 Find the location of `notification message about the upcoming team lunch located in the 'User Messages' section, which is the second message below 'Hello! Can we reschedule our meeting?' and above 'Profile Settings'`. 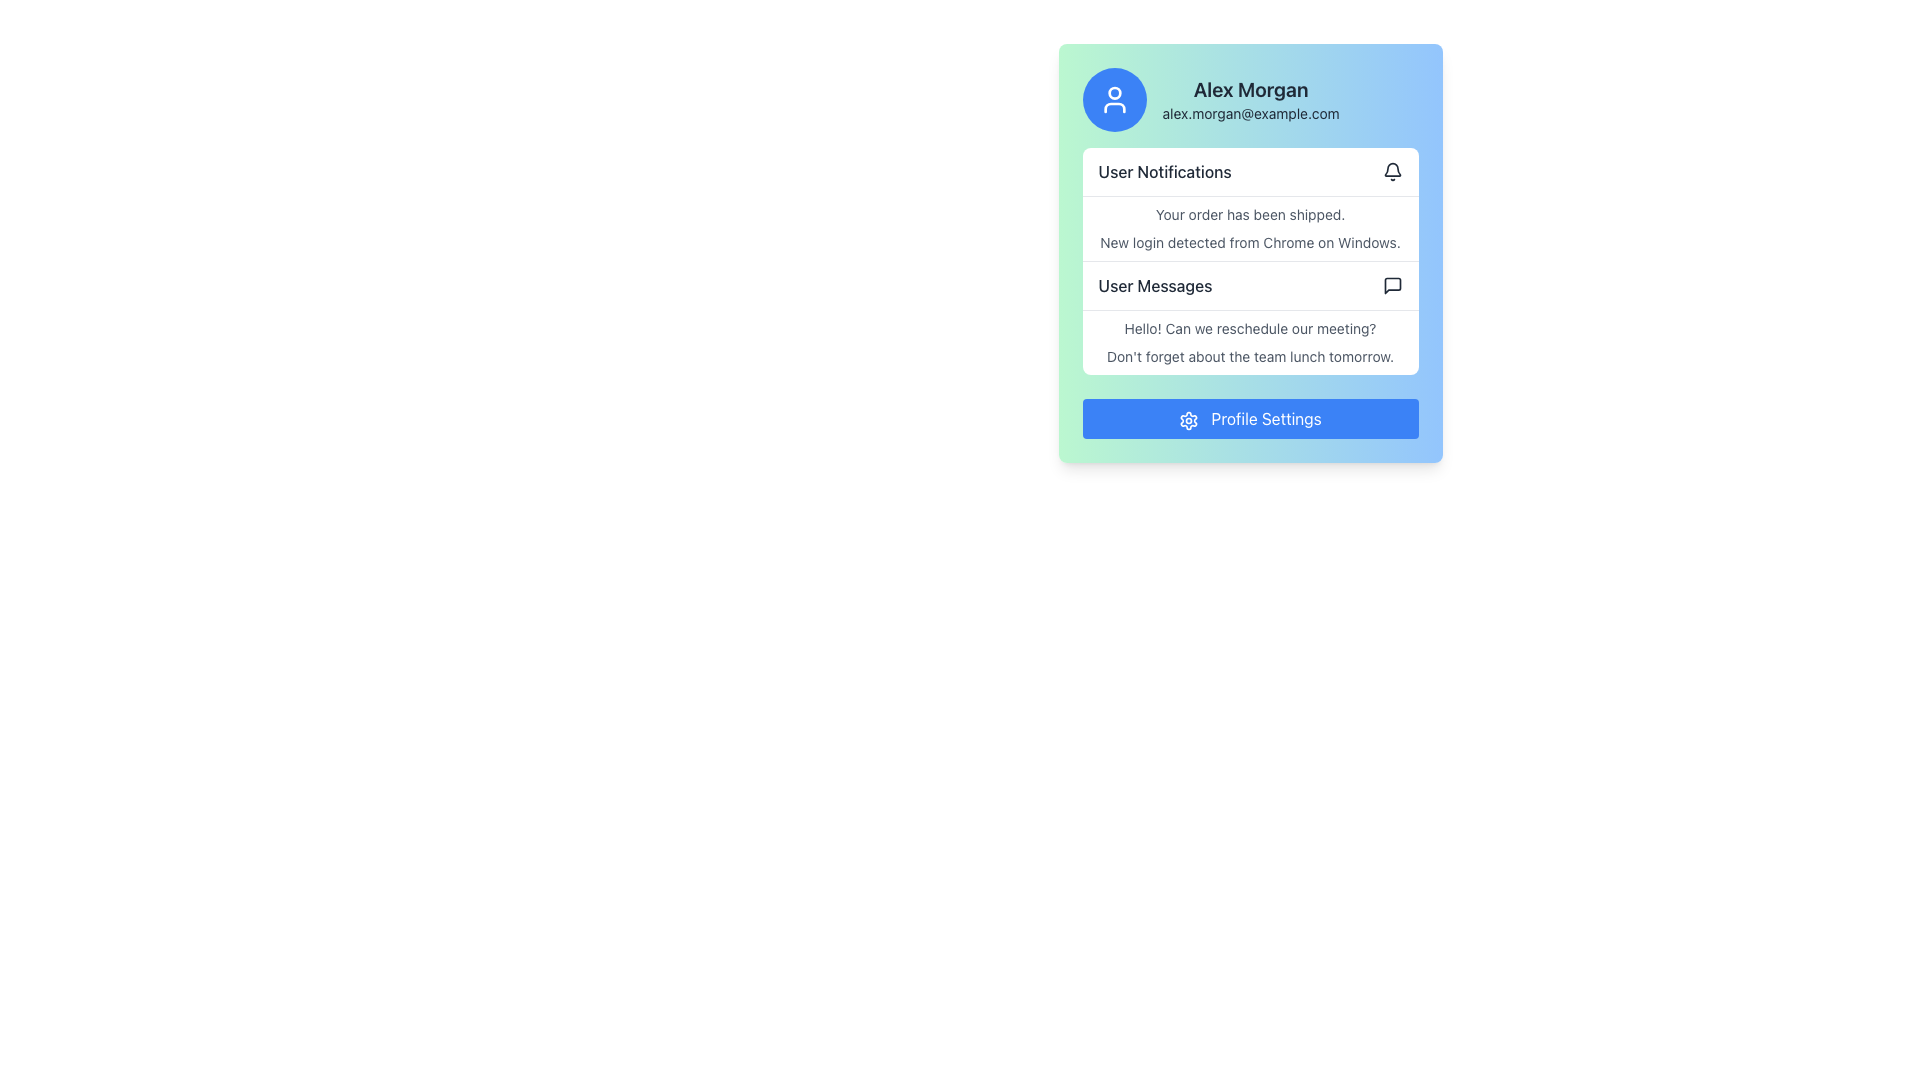

notification message about the upcoming team lunch located in the 'User Messages' section, which is the second message below 'Hello! Can we reschedule our meeting?' and above 'Profile Settings' is located at coordinates (1249, 356).